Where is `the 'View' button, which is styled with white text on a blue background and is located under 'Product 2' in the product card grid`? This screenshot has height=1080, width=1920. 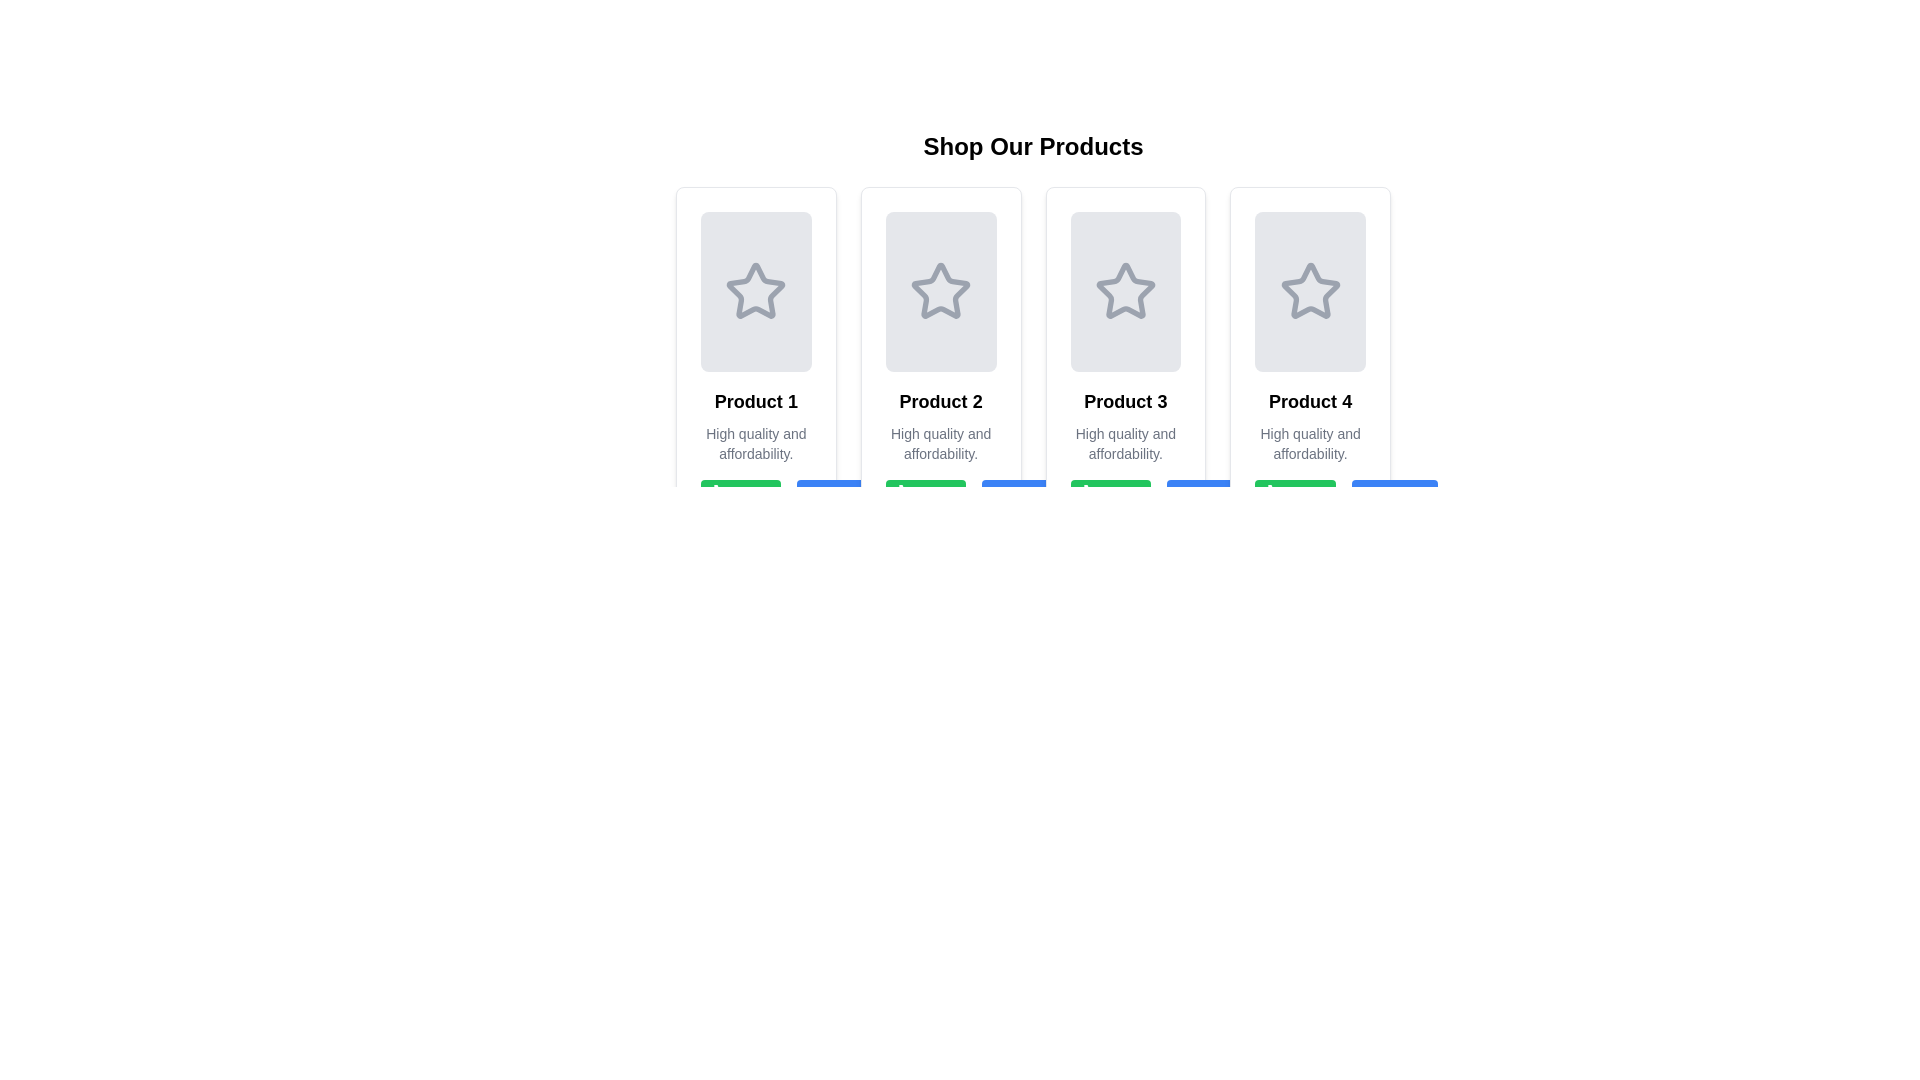 the 'View' button, which is styled with white text on a blue background and is located under 'Product 2' in the product card grid is located at coordinates (854, 495).